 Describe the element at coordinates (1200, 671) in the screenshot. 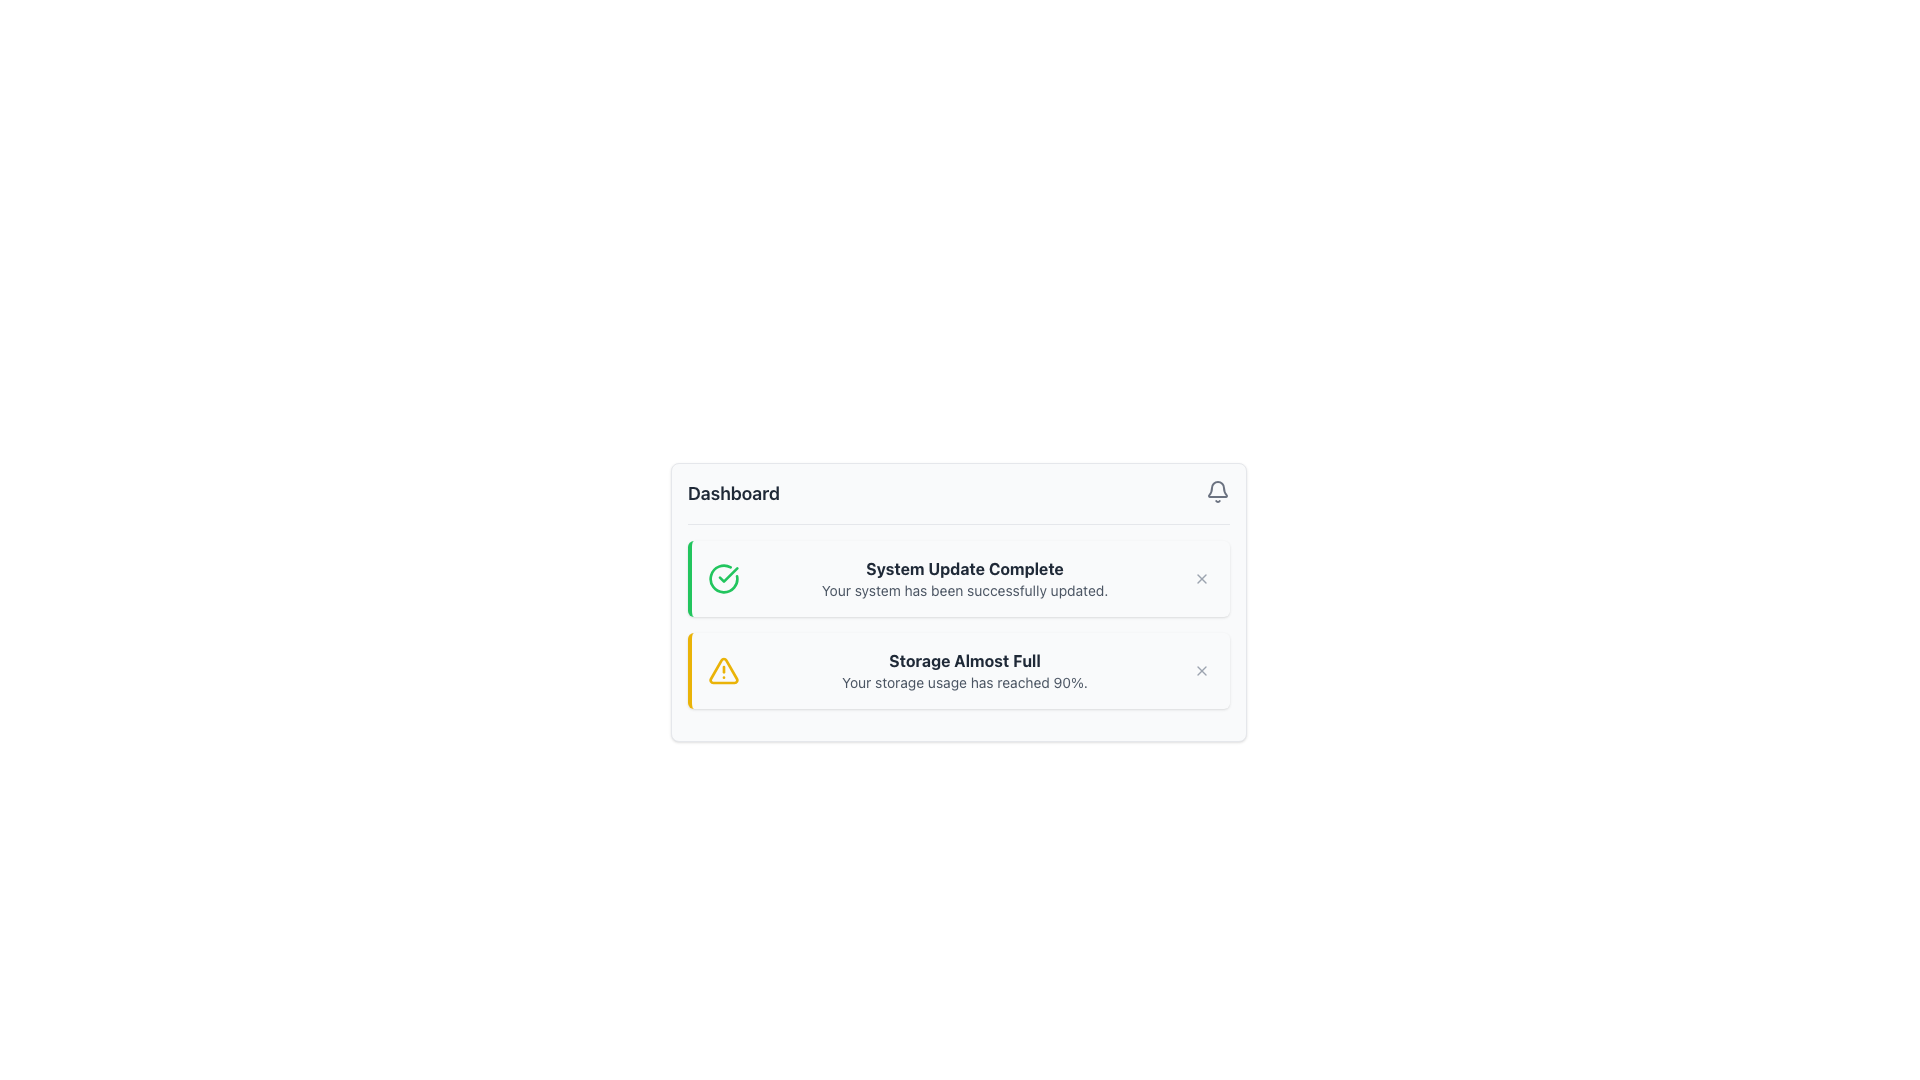

I see `the Close Button Icon located at the right end of the second notification labeled 'Storage Almost Full'` at that location.